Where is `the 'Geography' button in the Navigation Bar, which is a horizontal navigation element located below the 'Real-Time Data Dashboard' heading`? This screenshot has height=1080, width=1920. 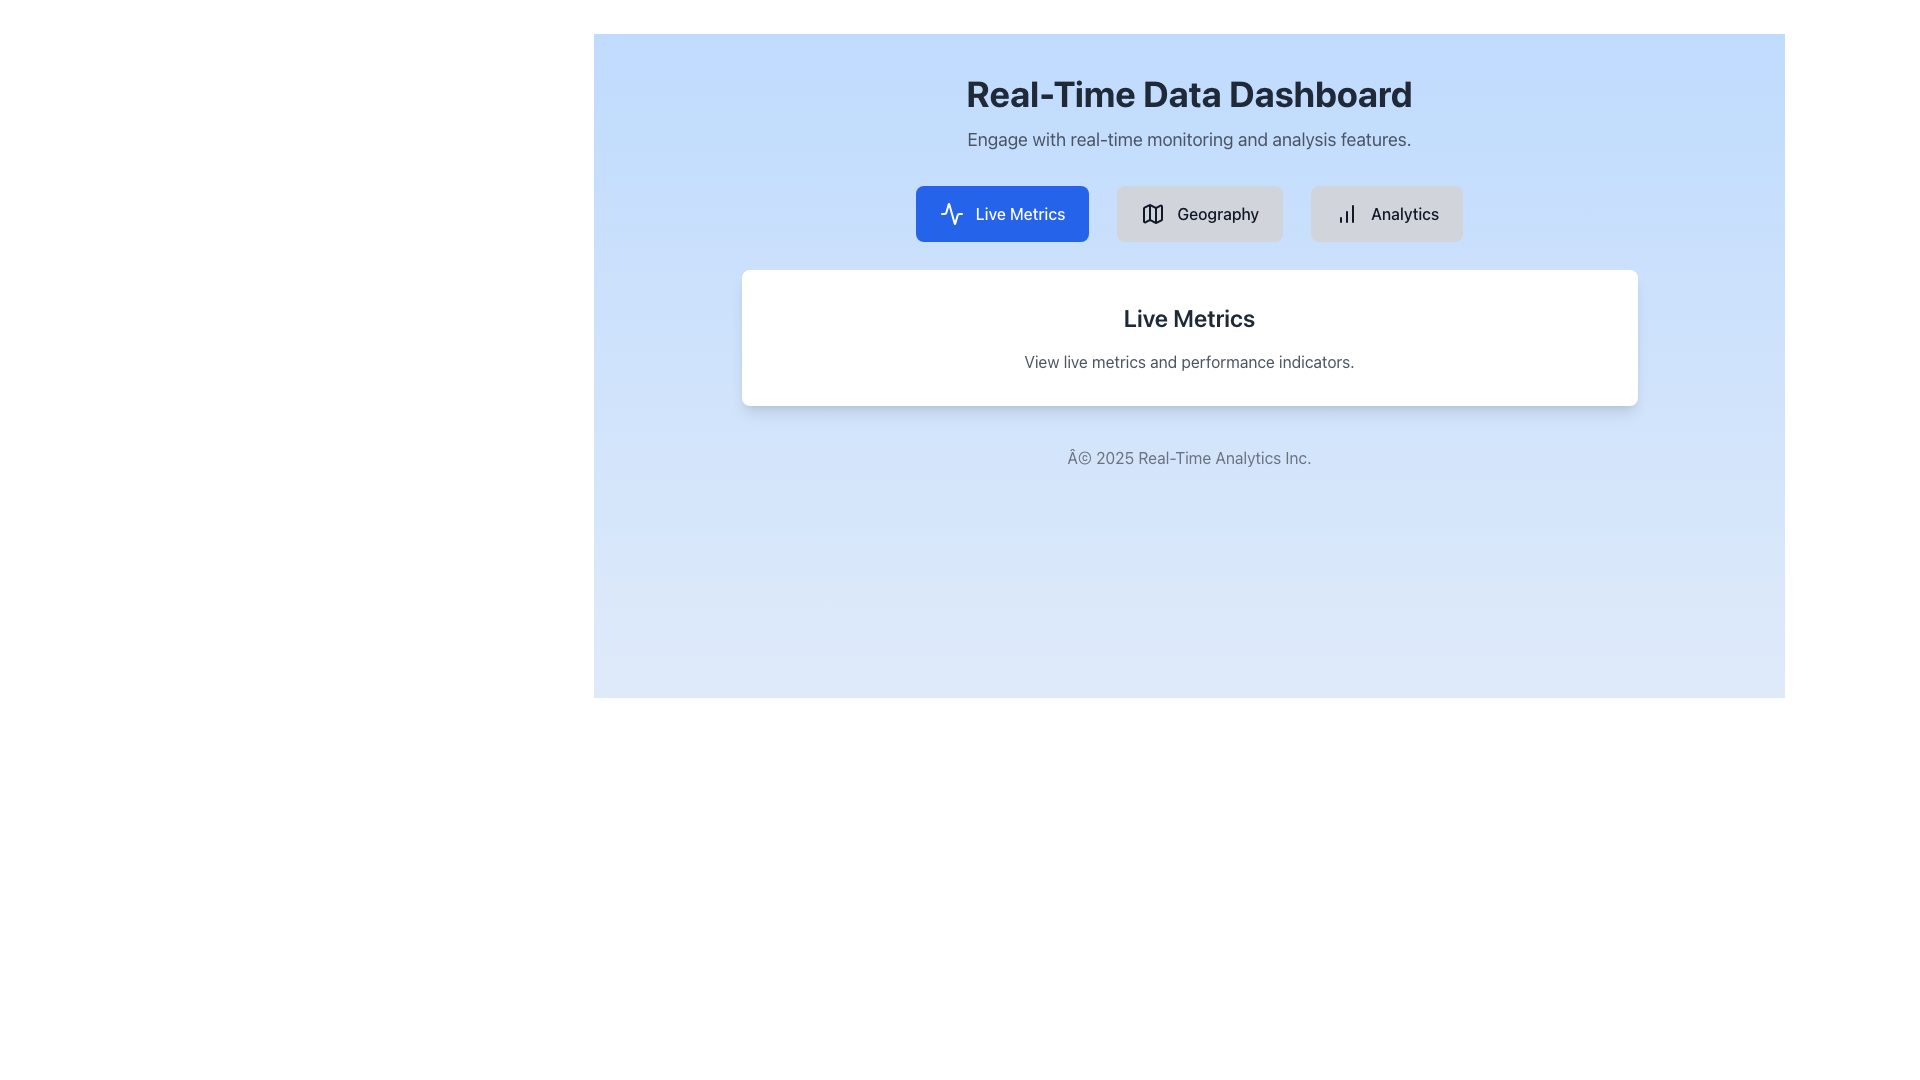
the 'Geography' button in the Navigation Bar, which is a horizontal navigation element located below the 'Real-Time Data Dashboard' heading is located at coordinates (1189, 213).